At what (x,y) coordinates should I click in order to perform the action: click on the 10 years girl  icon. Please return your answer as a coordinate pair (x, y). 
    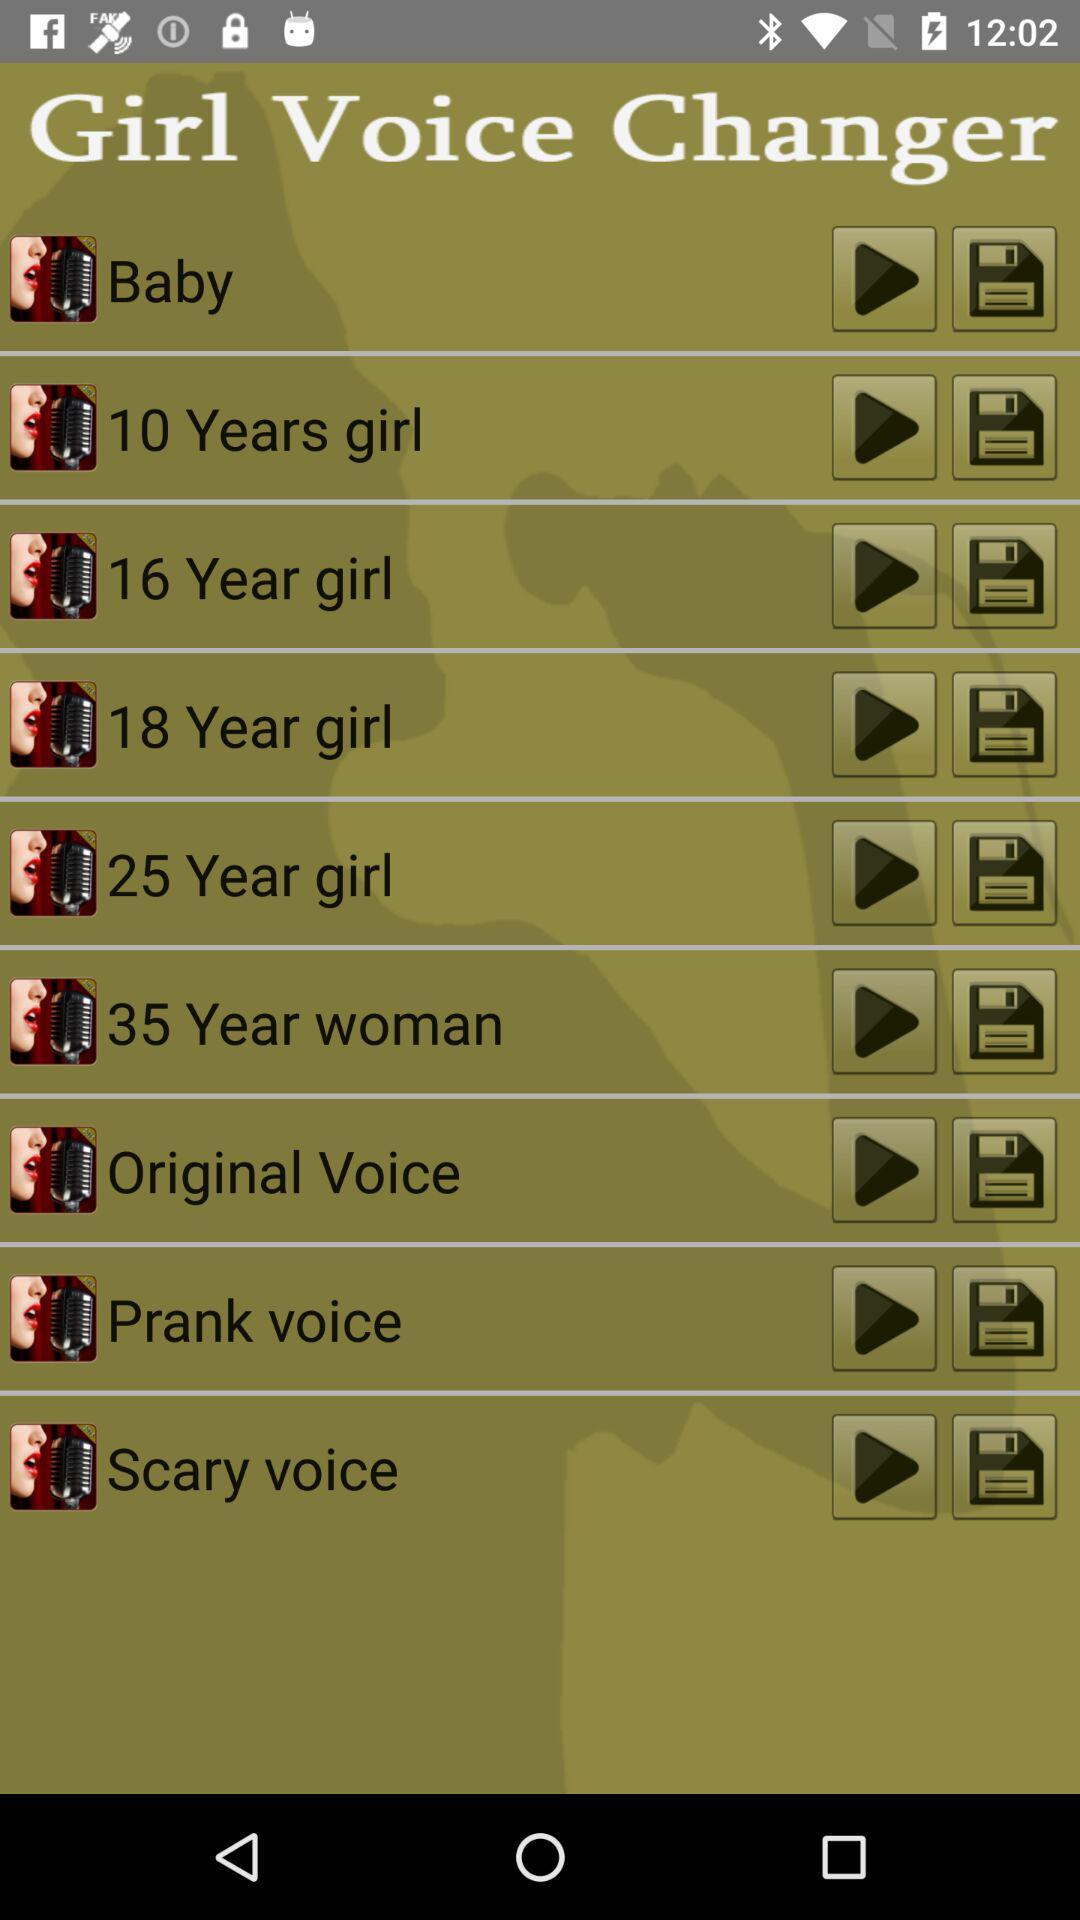
    Looking at the image, I should click on (469, 426).